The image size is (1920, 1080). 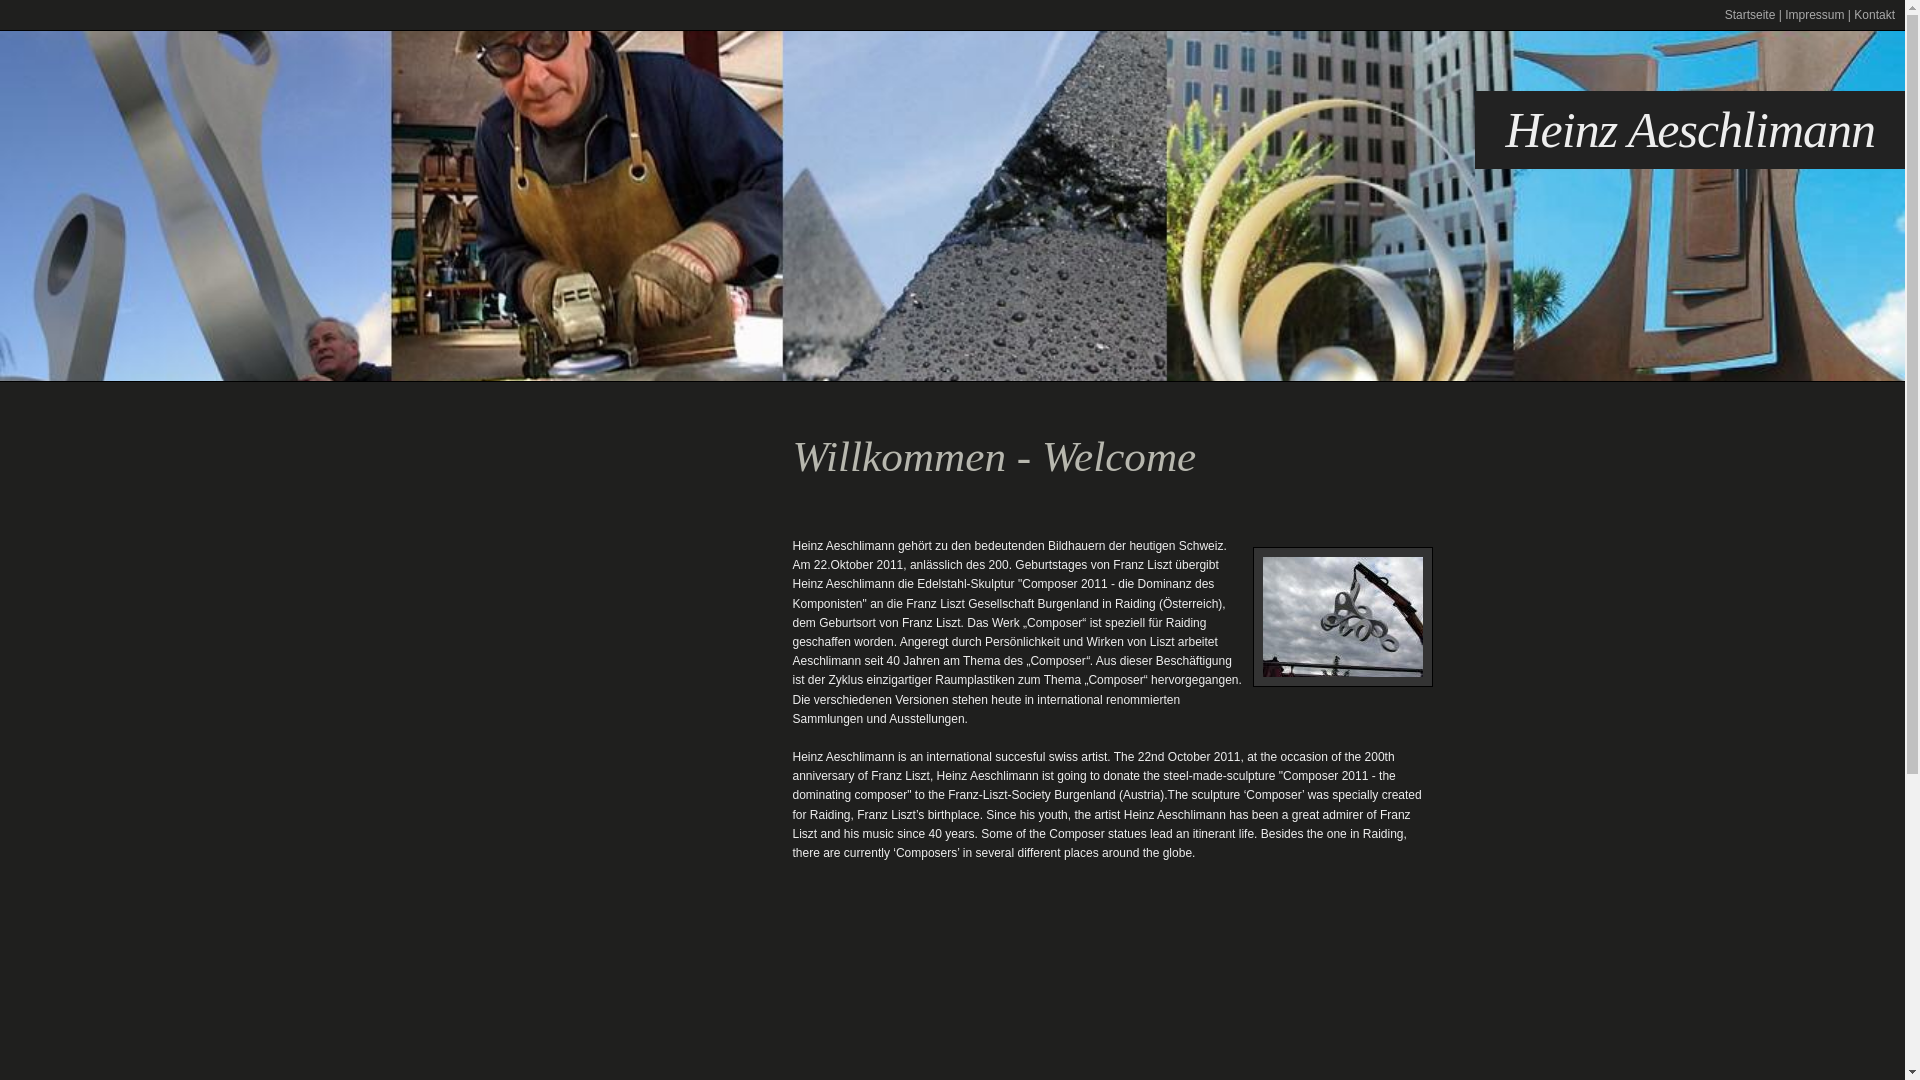 What do you see at coordinates (1814, 15) in the screenshot?
I see `'Impressum'` at bounding box center [1814, 15].